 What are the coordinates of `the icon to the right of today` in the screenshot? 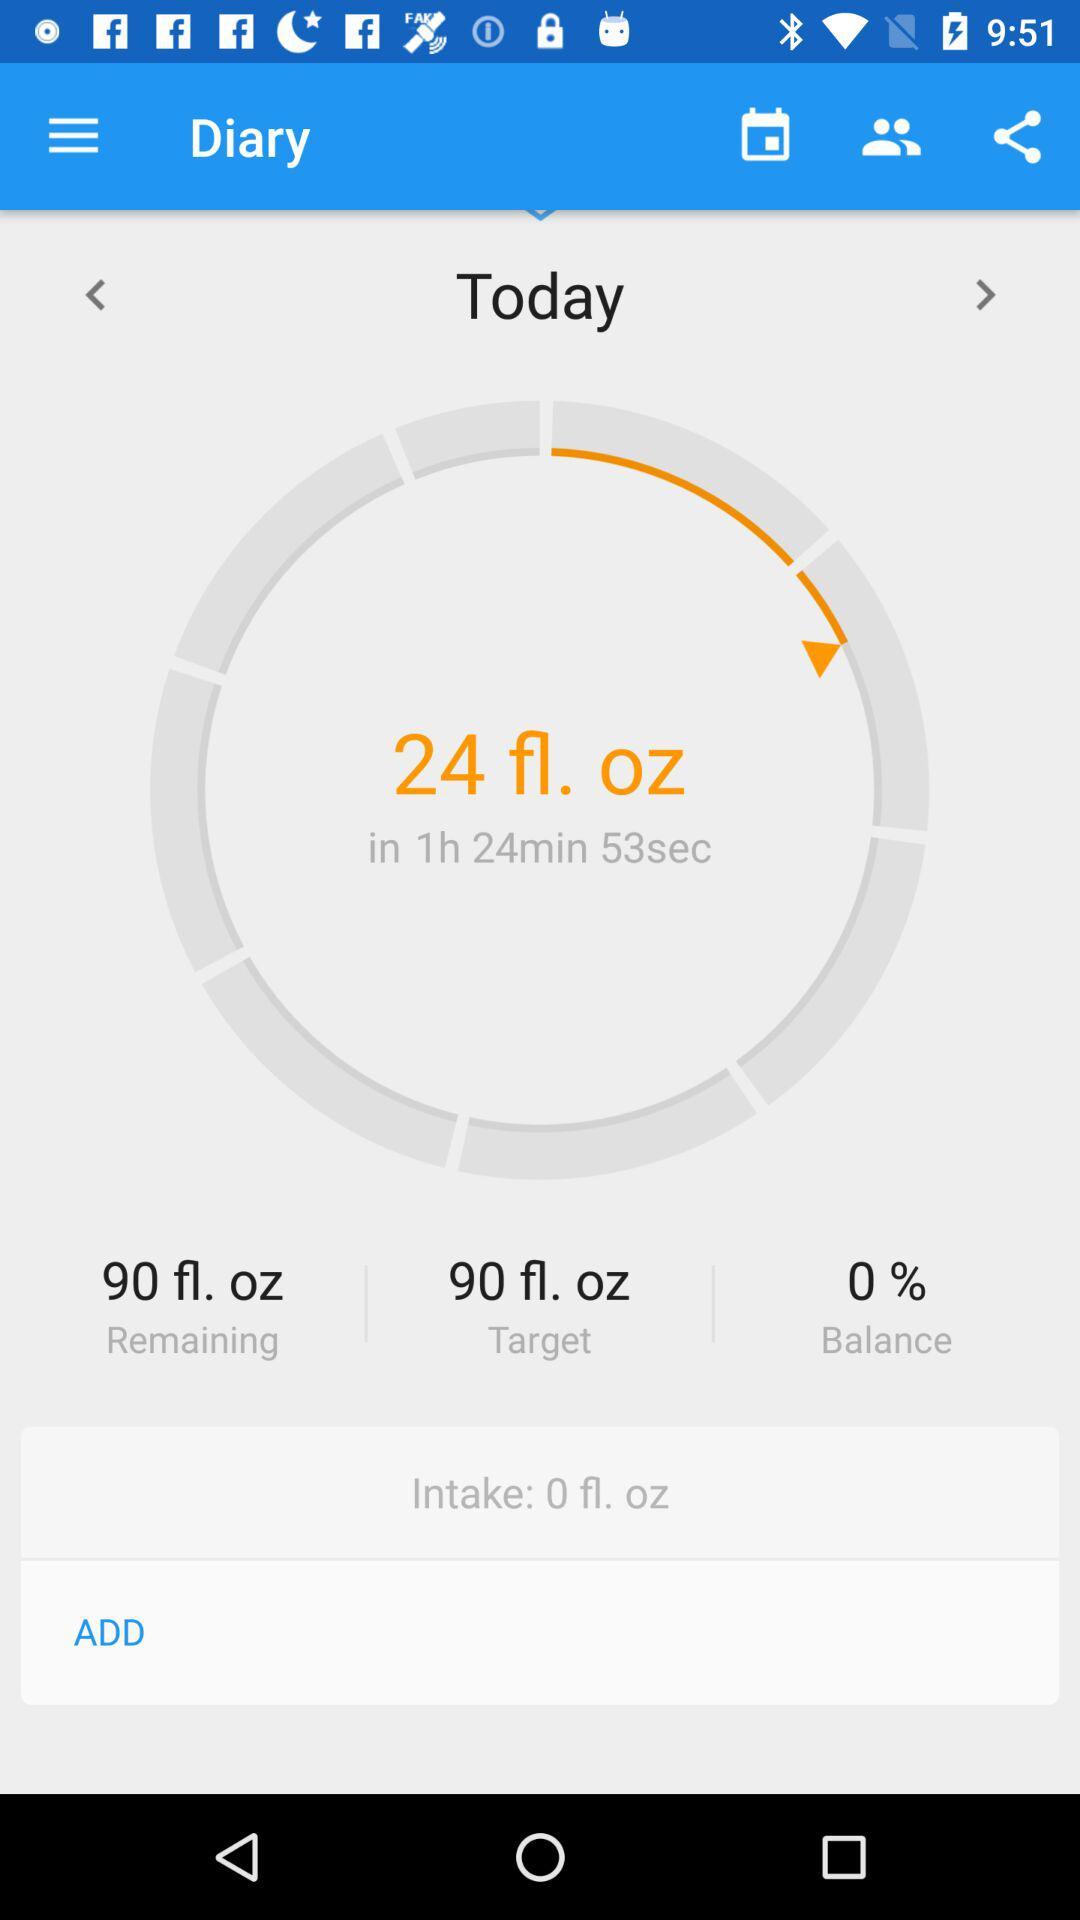 It's located at (984, 292).